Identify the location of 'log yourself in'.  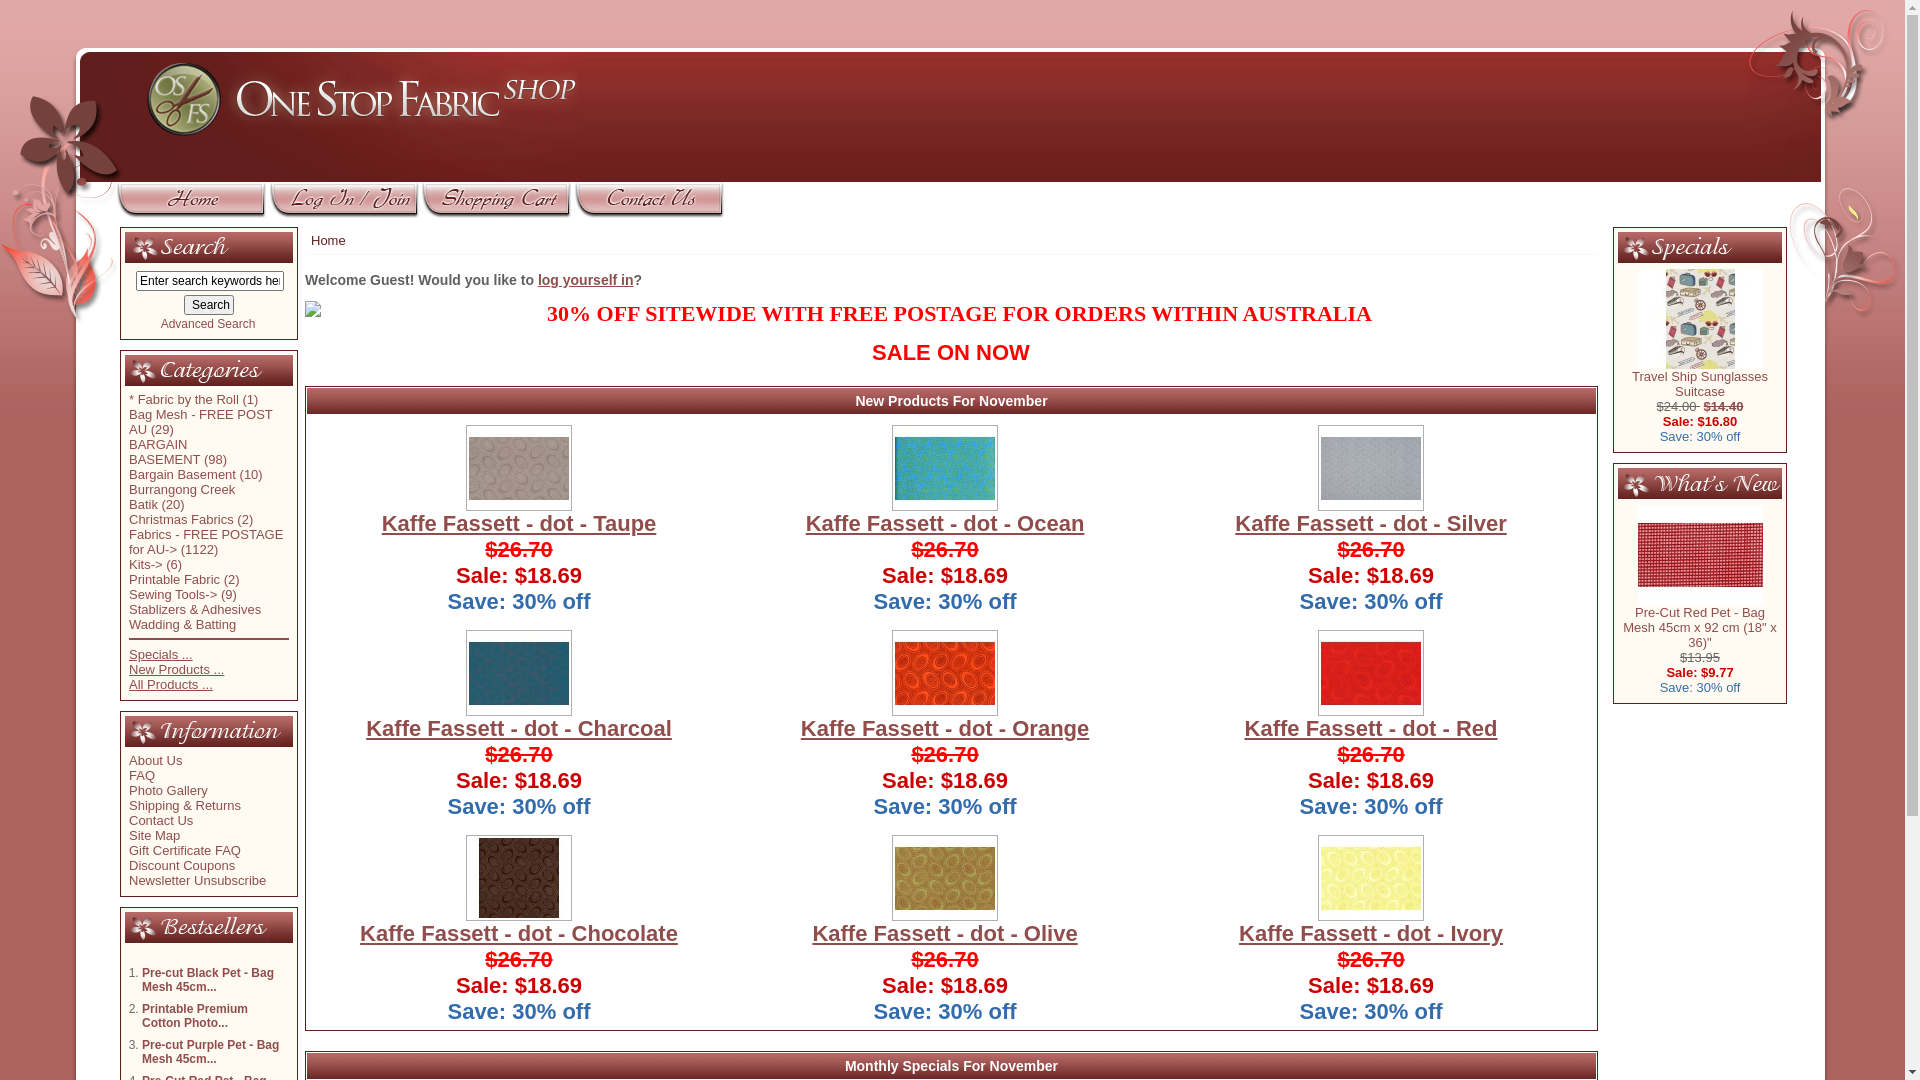
(537, 280).